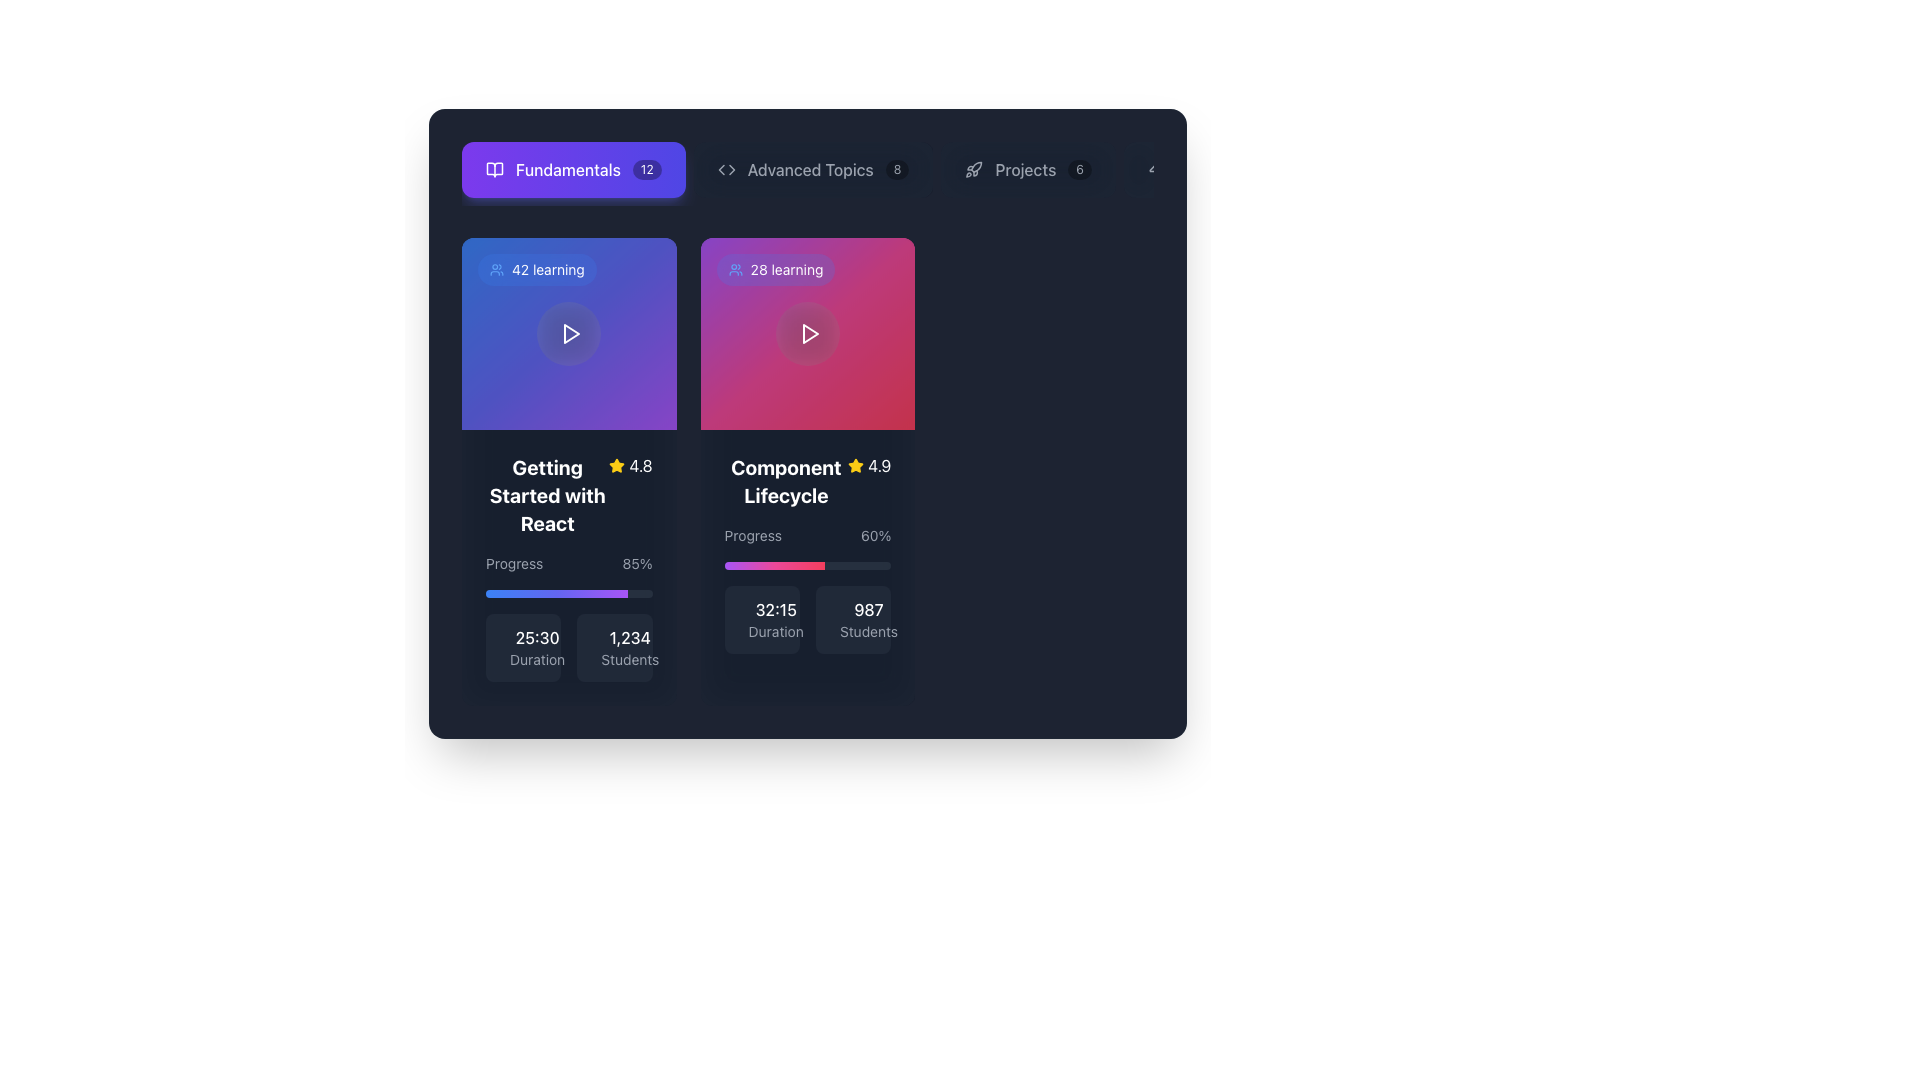 The image size is (1920, 1080). What do you see at coordinates (773, 566) in the screenshot?
I see `the progress bar segment that is styled with a gradient from purple to pink, located within the 'Component Lifecycle' card under 'Progress 60%', to modify progress if interaction is enabled` at bounding box center [773, 566].